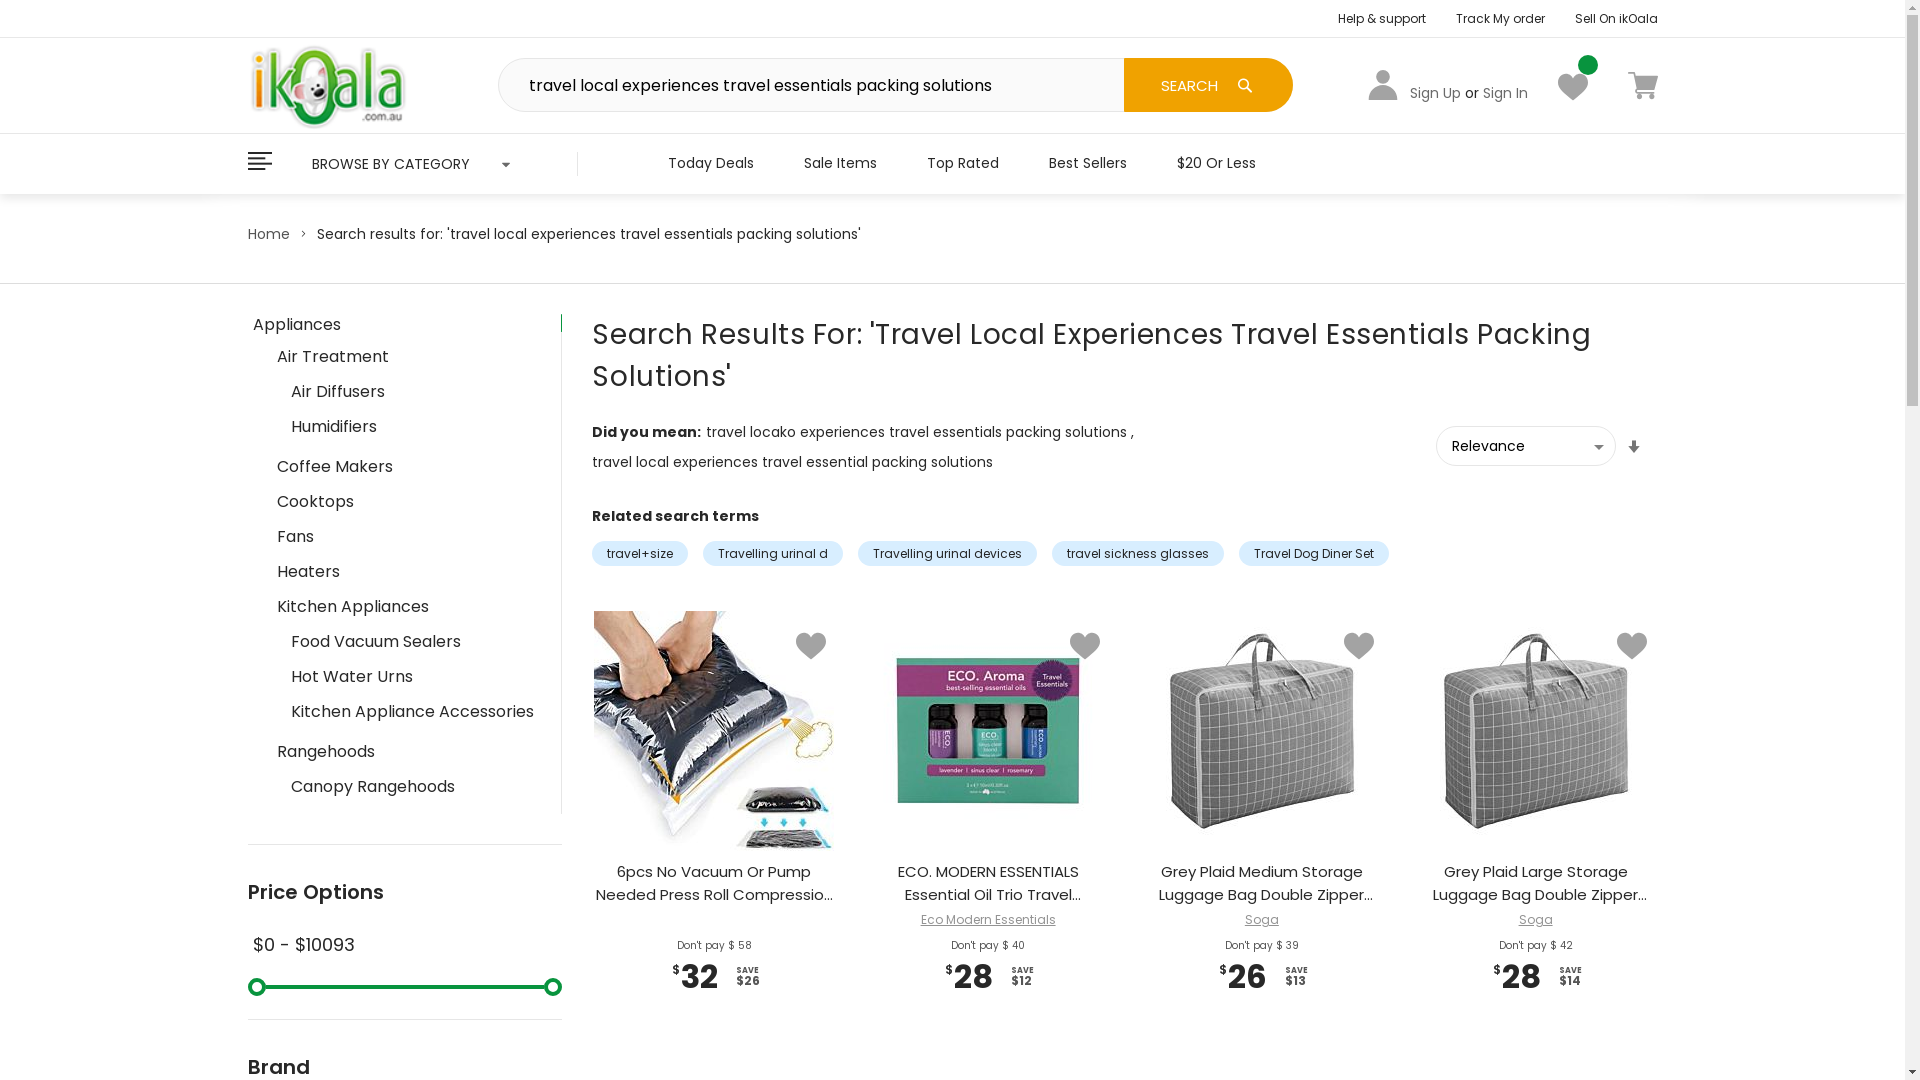 Image resolution: width=1920 pixels, height=1080 pixels. What do you see at coordinates (858, 554) in the screenshot?
I see `'Travelling urinal devices'` at bounding box center [858, 554].